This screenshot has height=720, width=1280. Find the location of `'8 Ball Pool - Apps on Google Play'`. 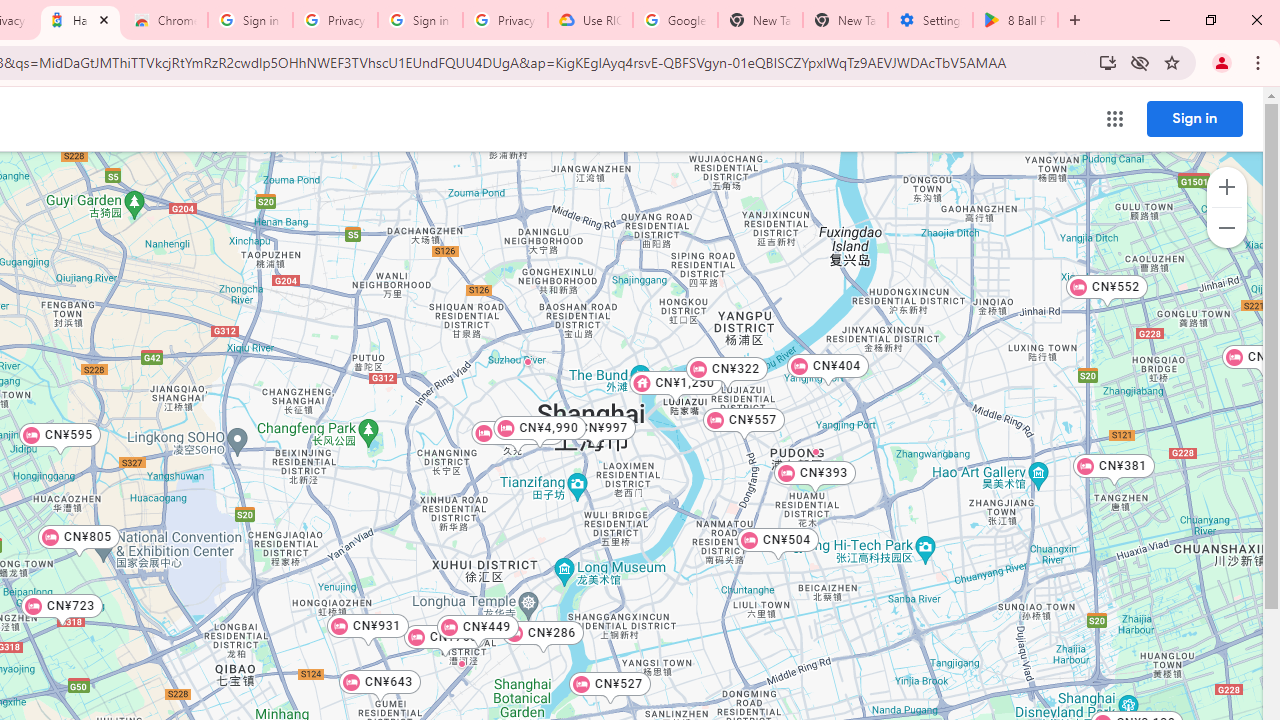

'8 Ball Pool - Apps on Google Play' is located at coordinates (1015, 20).